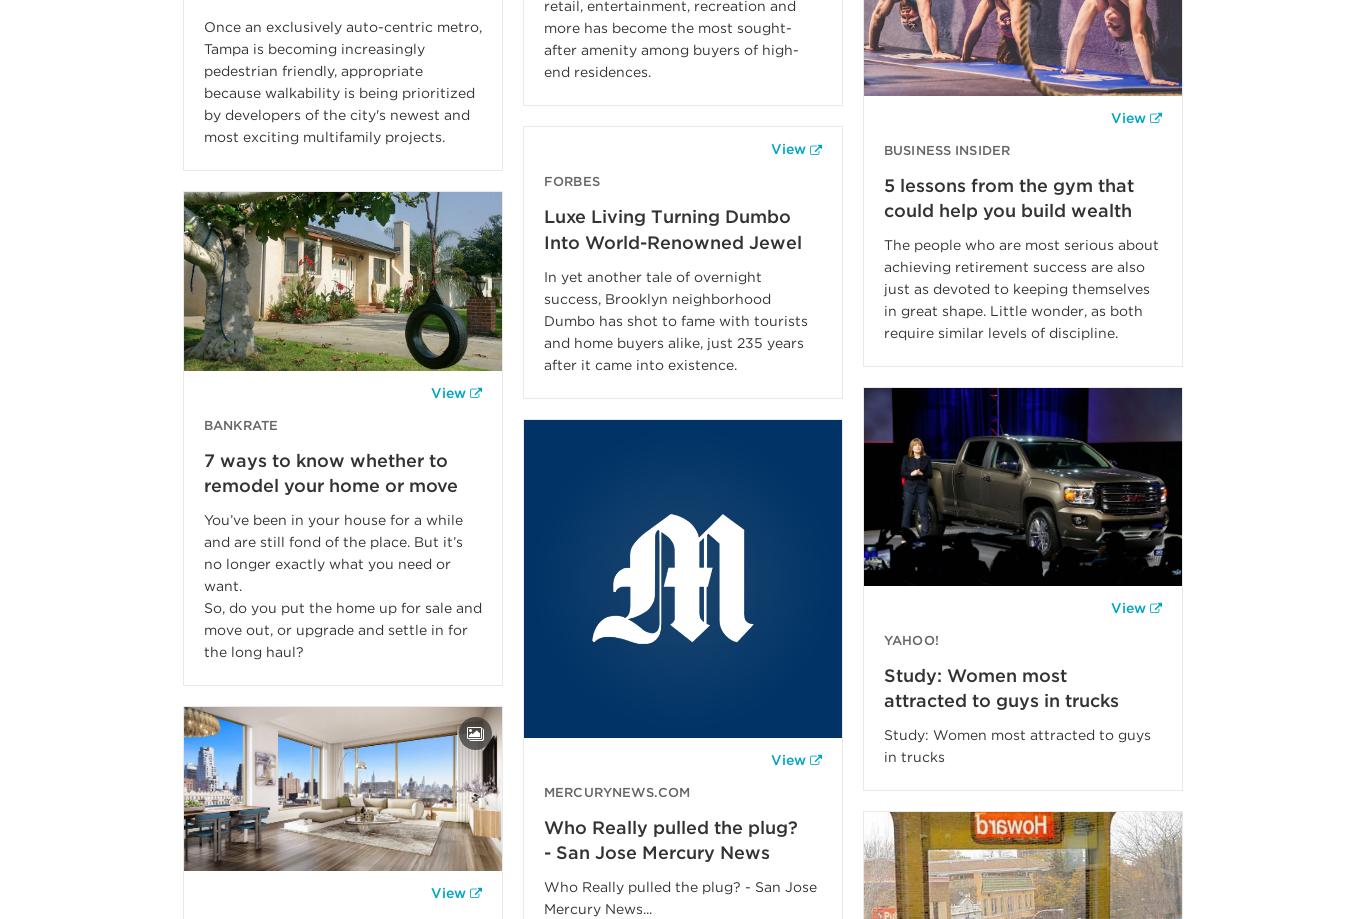 The image size is (1366, 919). What do you see at coordinates (202, 552) in the screenshot?
I see `'You’ve been in your house for a while and are still fond of the place. But it’s no longer exactly what you need or want.'` at bounding box center [202, 552].